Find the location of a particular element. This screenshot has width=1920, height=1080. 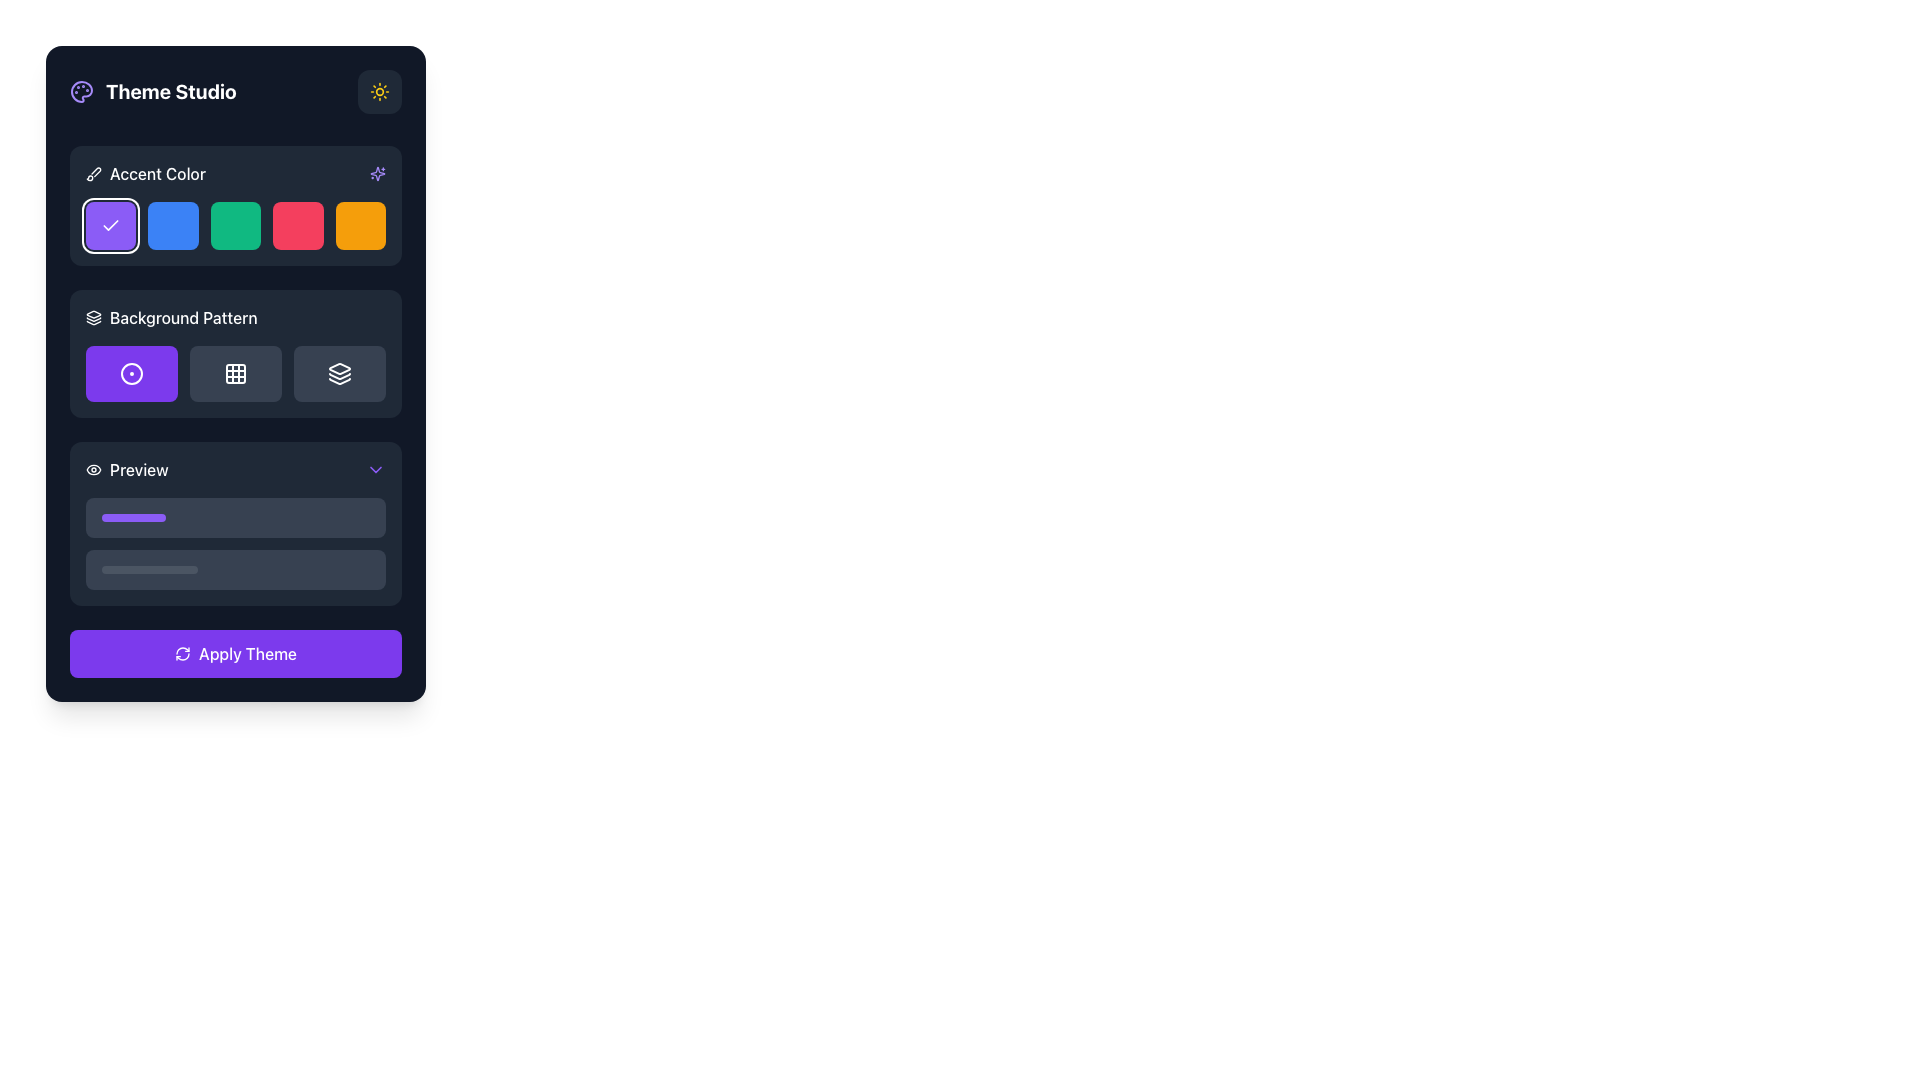

the composite component that consists of an icon and text, located in the lower section of the visible panel as the first item from the left in a horizontal layout is located at coordinates (126, 470).